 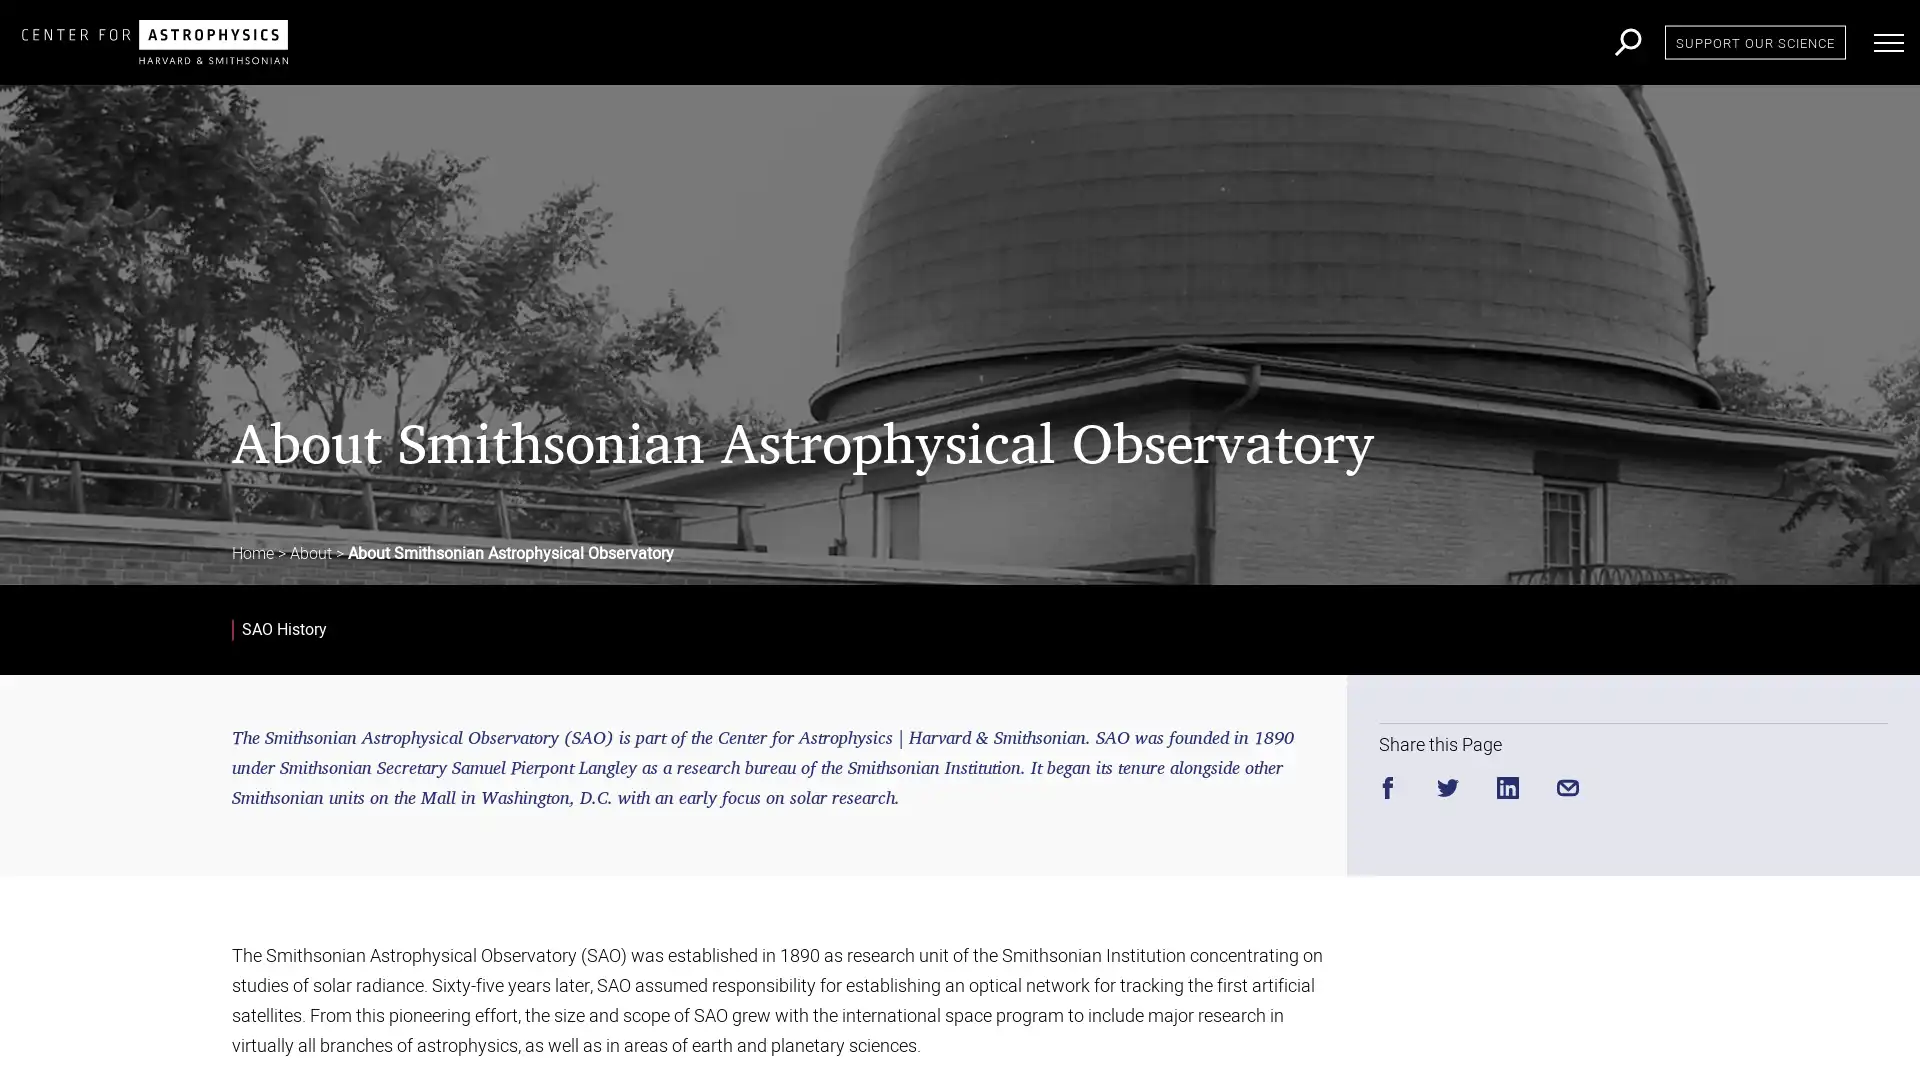 I want to click on Open Menu, so click(x=1888, y=42).